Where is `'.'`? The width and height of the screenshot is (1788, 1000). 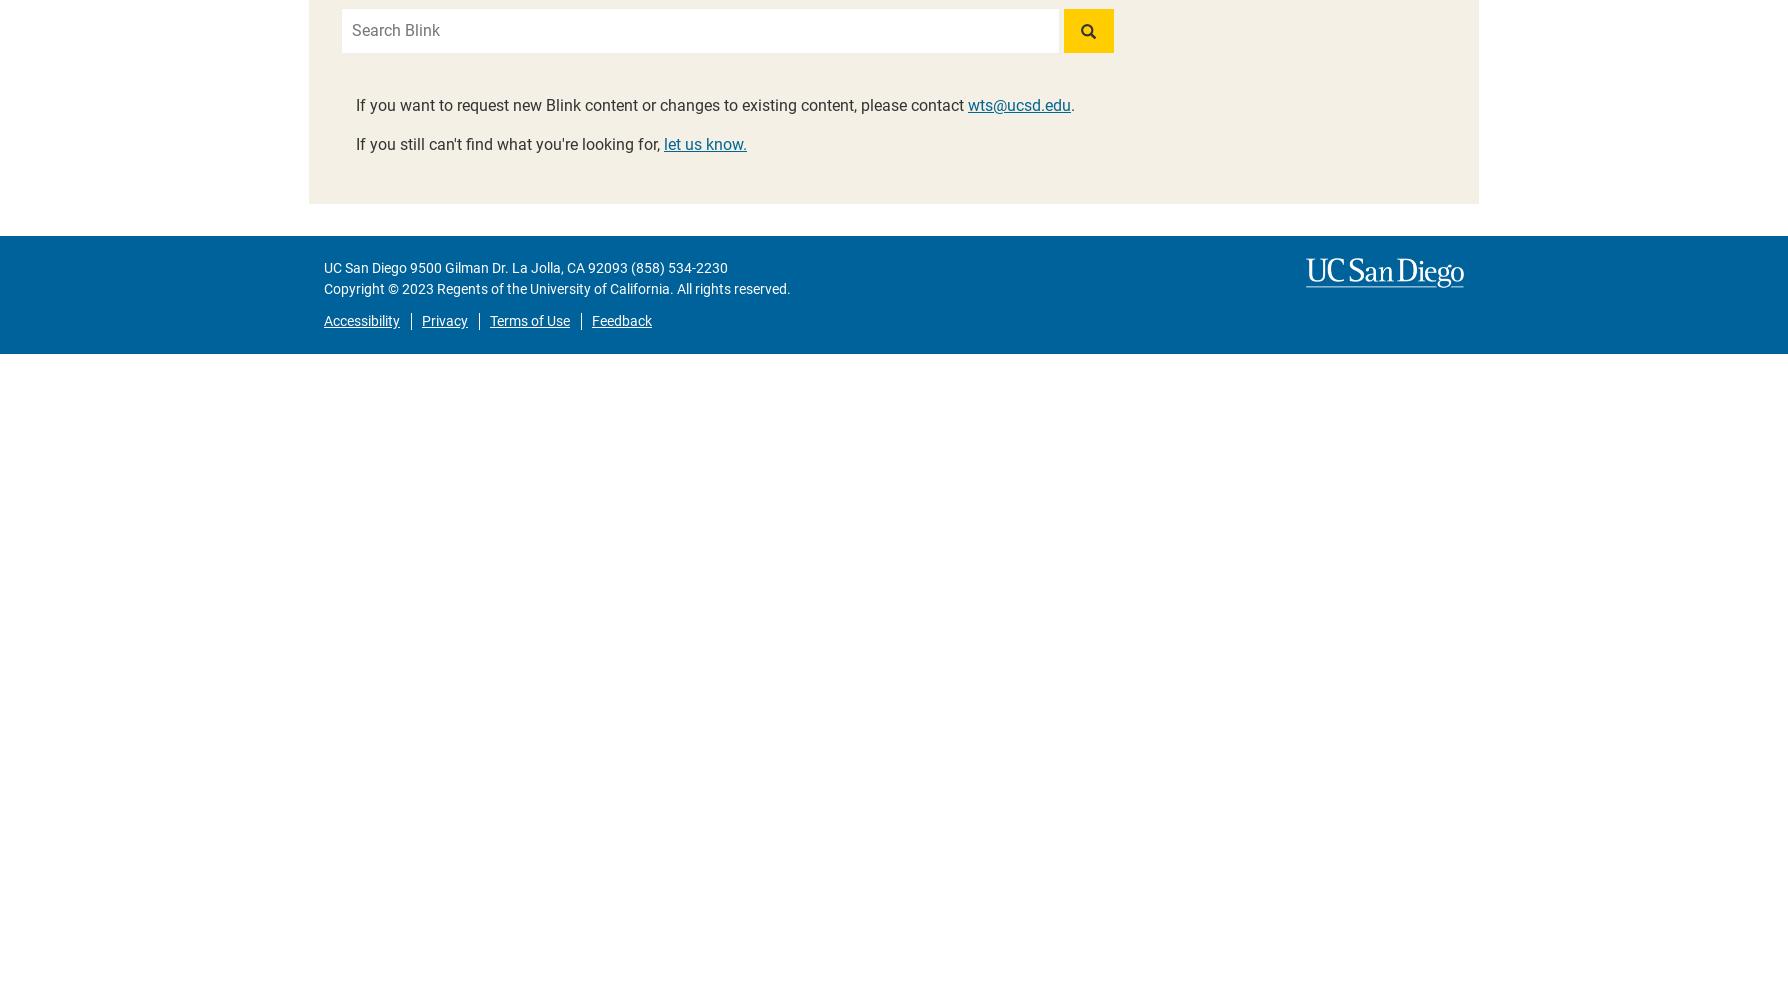
'.' is located at coordinates (1072, 104).